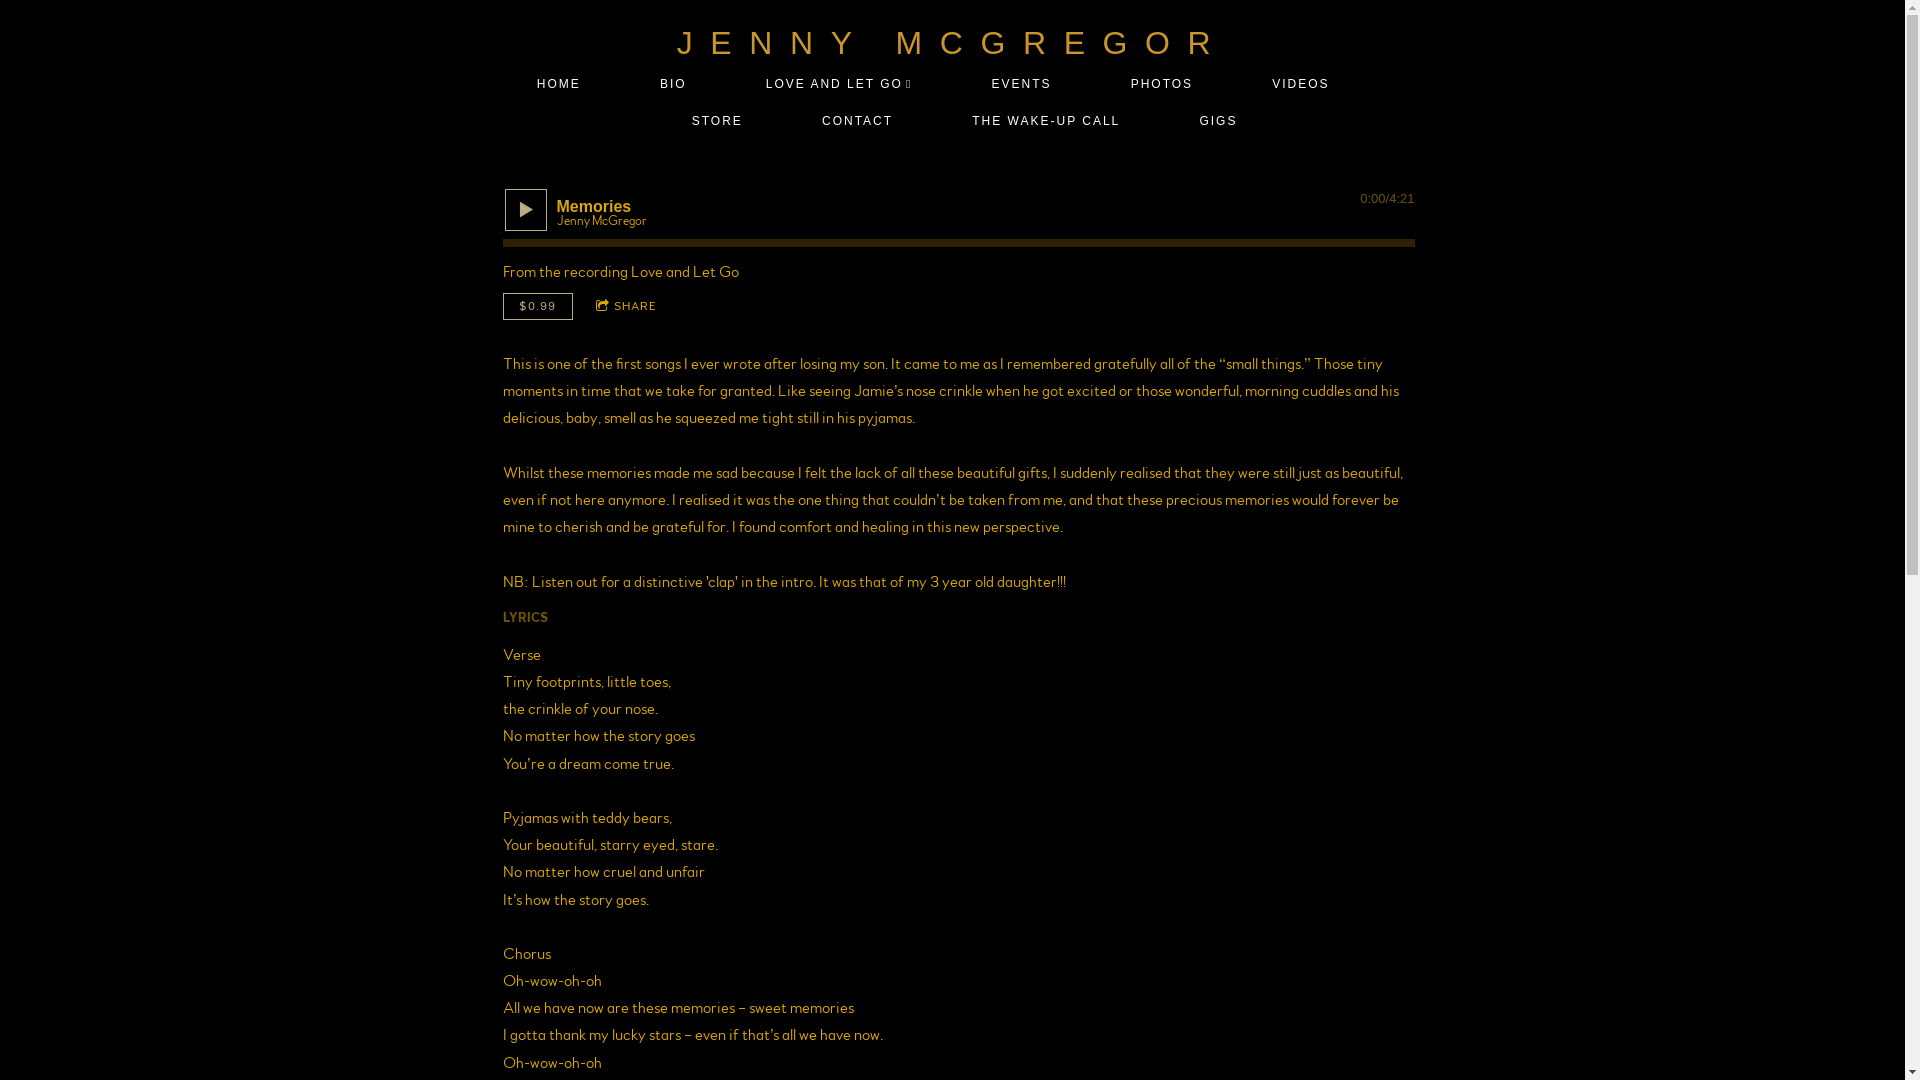  I want to click on 'EVENTS', so click(1021, 83).